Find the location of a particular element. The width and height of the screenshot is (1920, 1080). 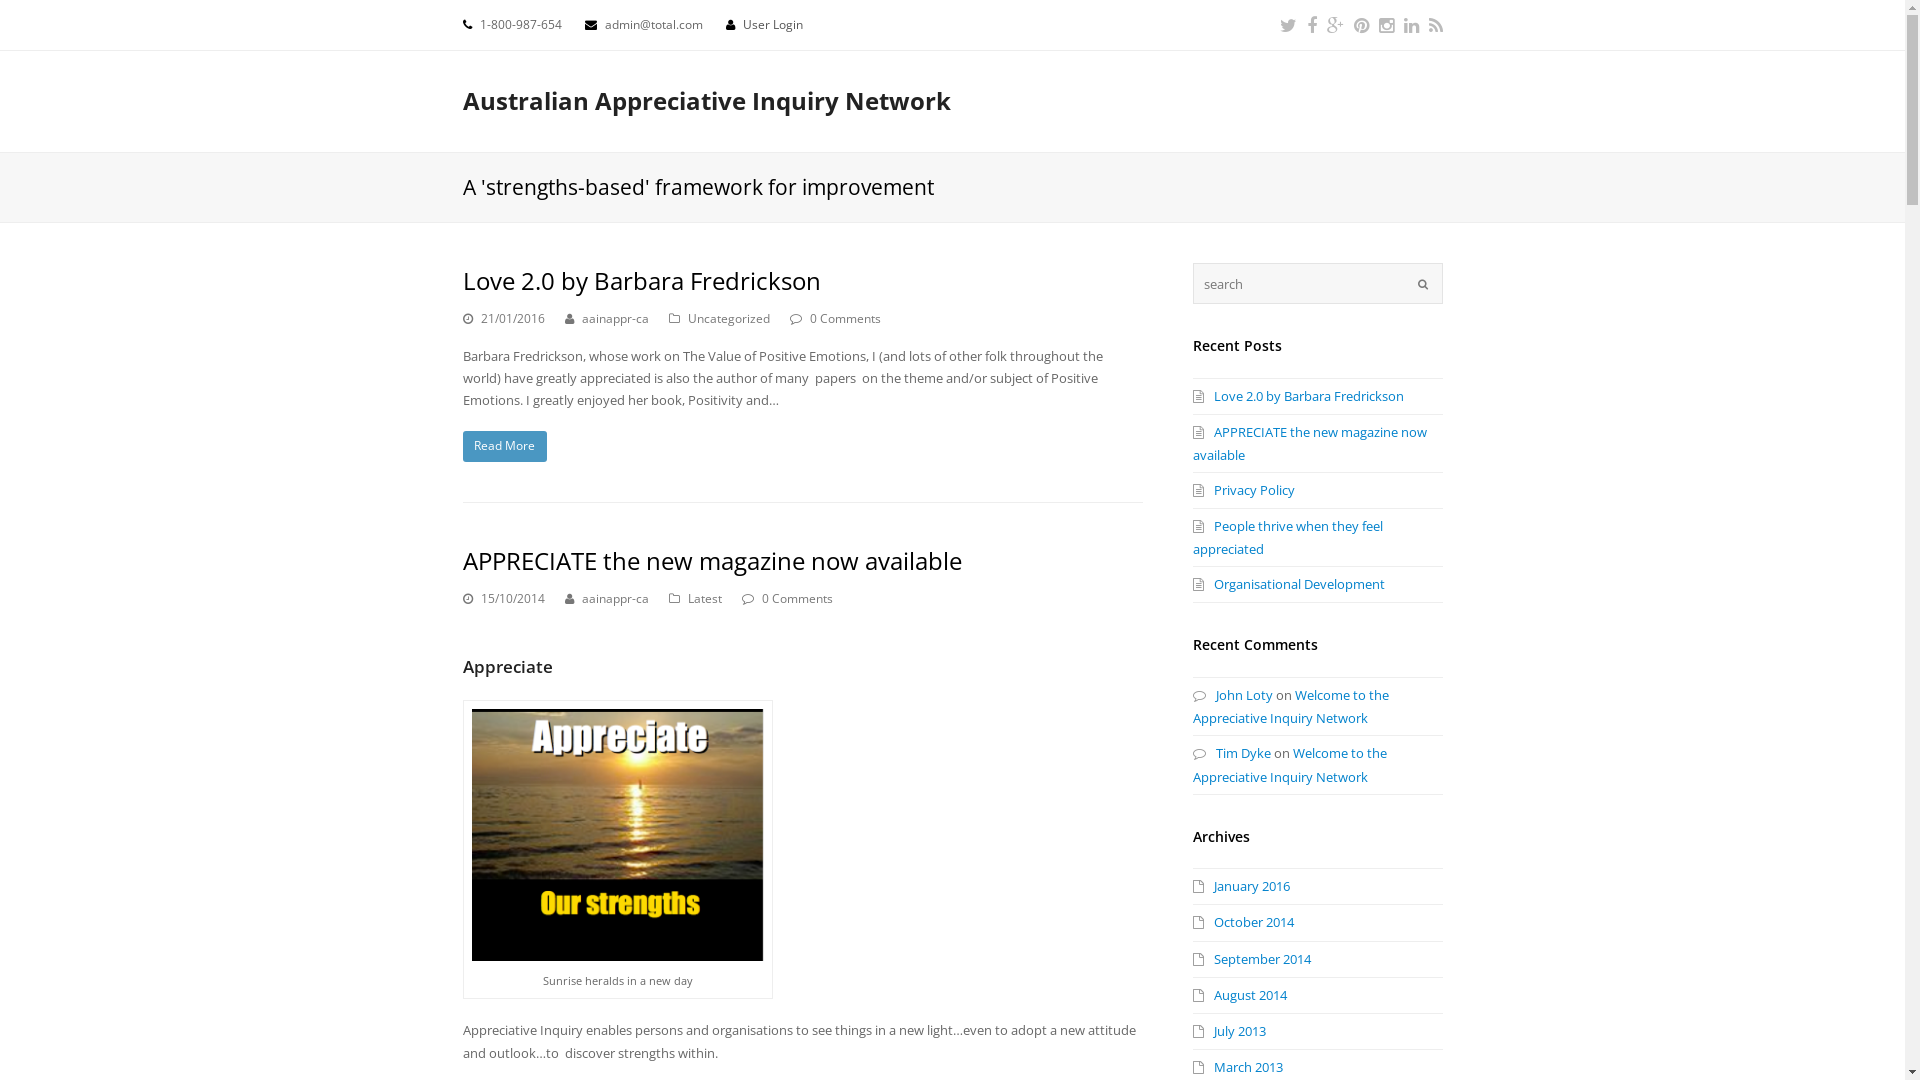

'September 2014' is located at coordinates (1250, 958).